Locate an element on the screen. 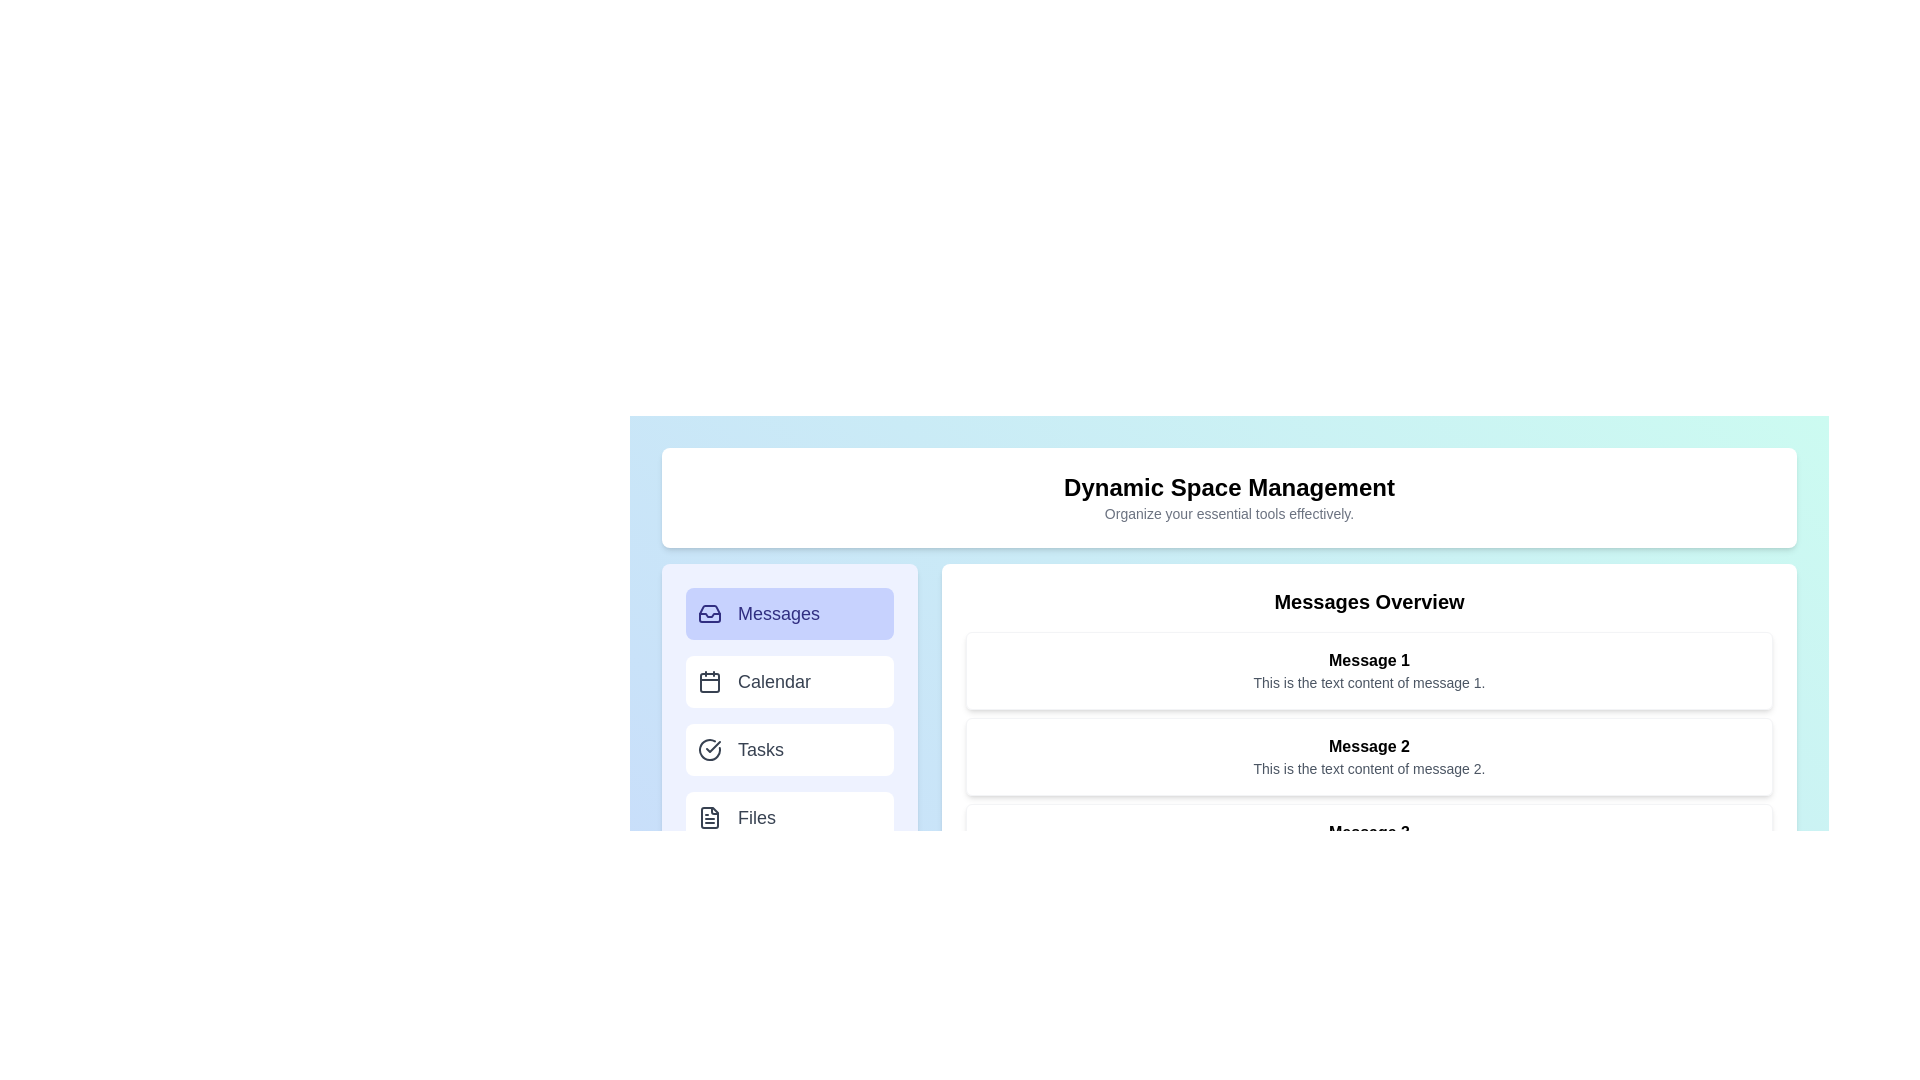  the active 'Messages' button icon located in the navigation menu on the left side of the interface, which is highlighted in purple is located at coordinates (710, 613).